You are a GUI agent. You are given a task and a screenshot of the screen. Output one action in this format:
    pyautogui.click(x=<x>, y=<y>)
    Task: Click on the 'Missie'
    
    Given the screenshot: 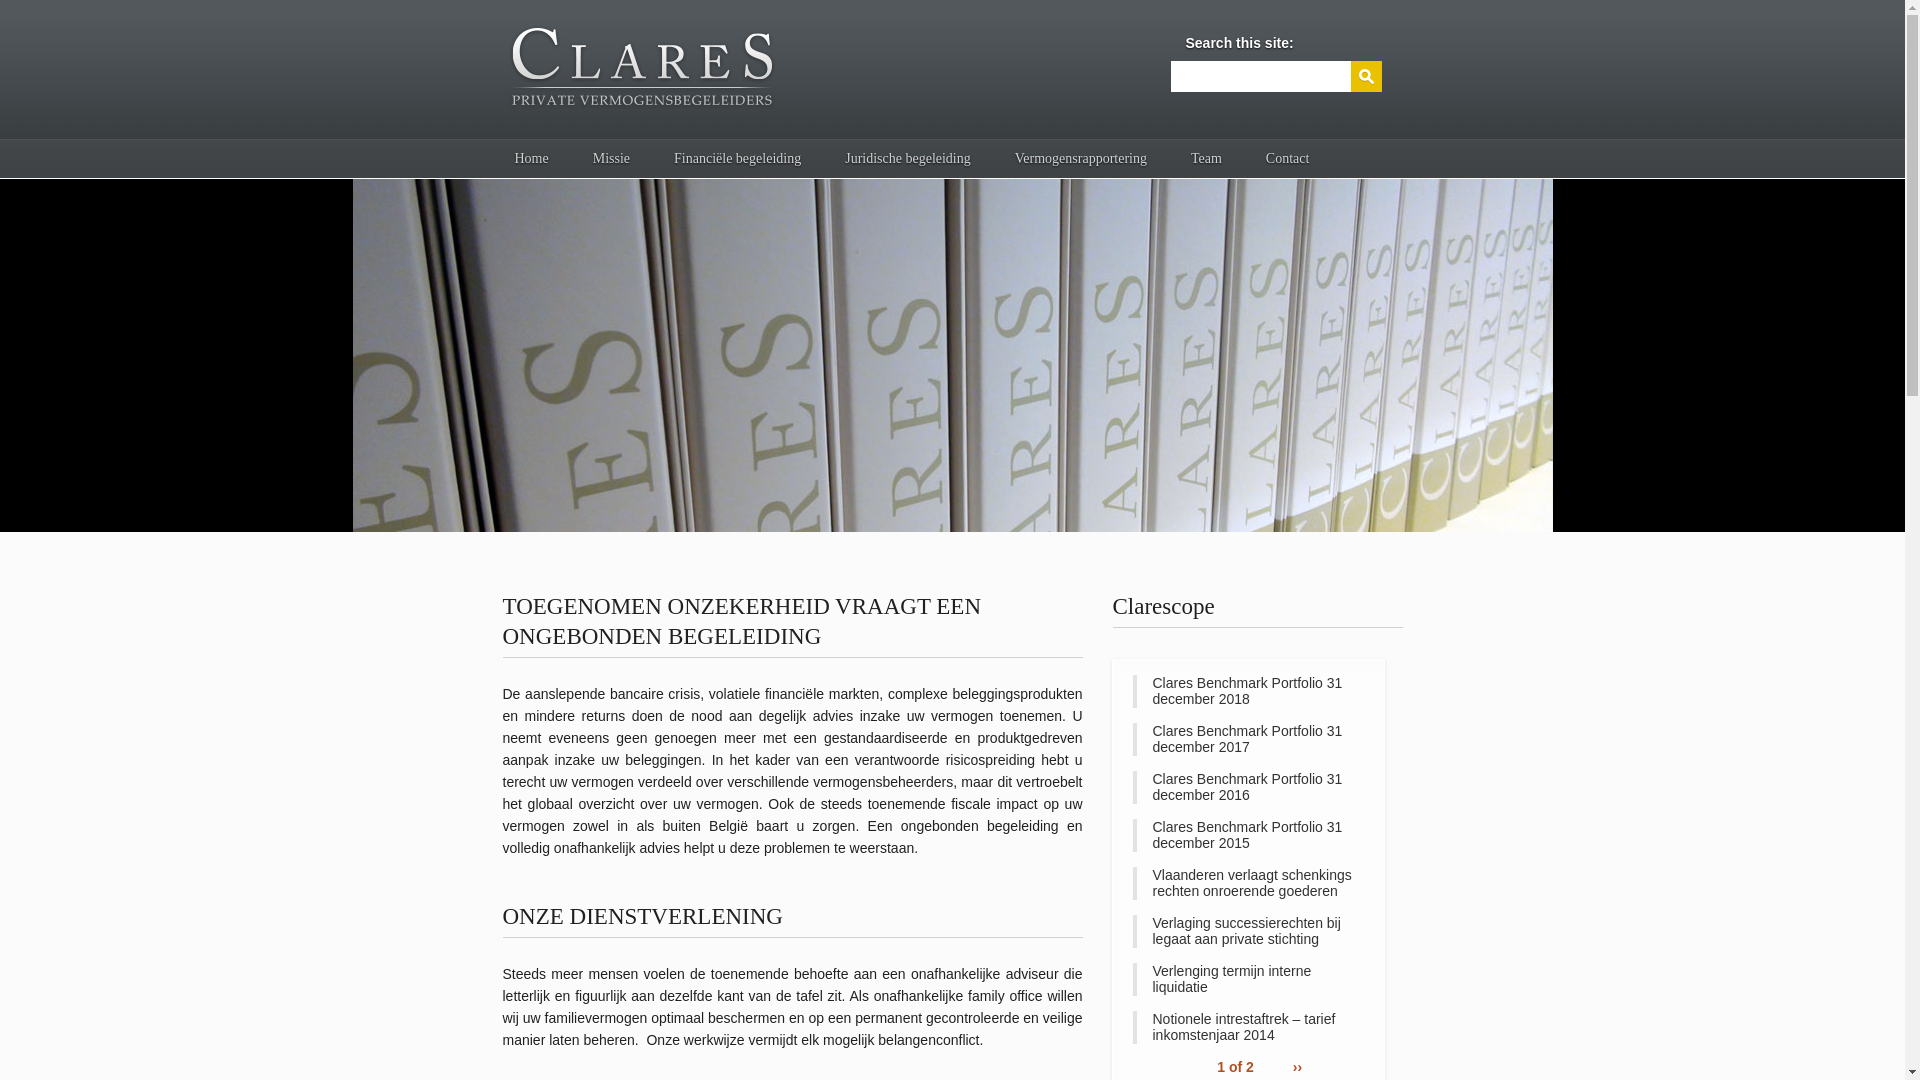 What is the action you would take?
    pyautogui.click(x=610, y=157)
    